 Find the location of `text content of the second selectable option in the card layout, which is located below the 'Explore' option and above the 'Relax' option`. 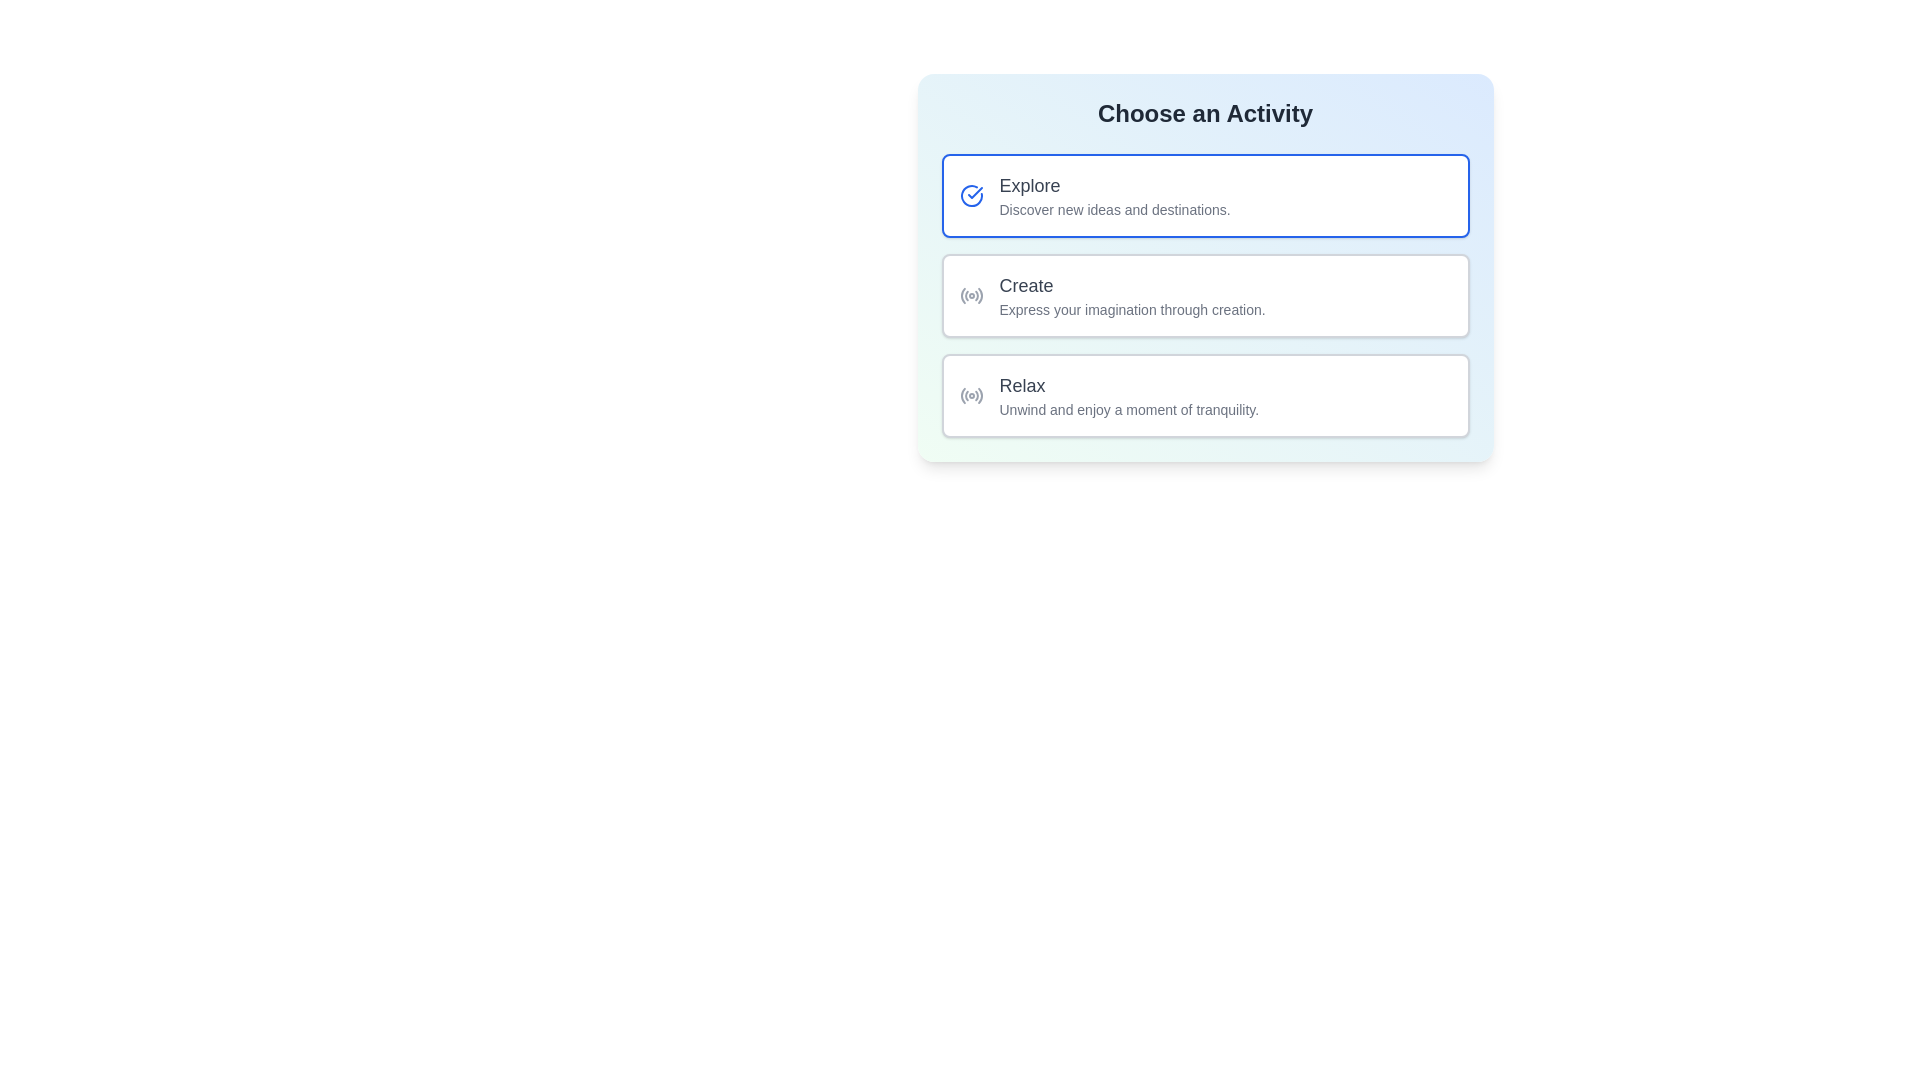

text content of the second selectable option in the card layout, which is located below the 'Explore' option and above the 'Relax' option is located at coordinates (1132, 296).